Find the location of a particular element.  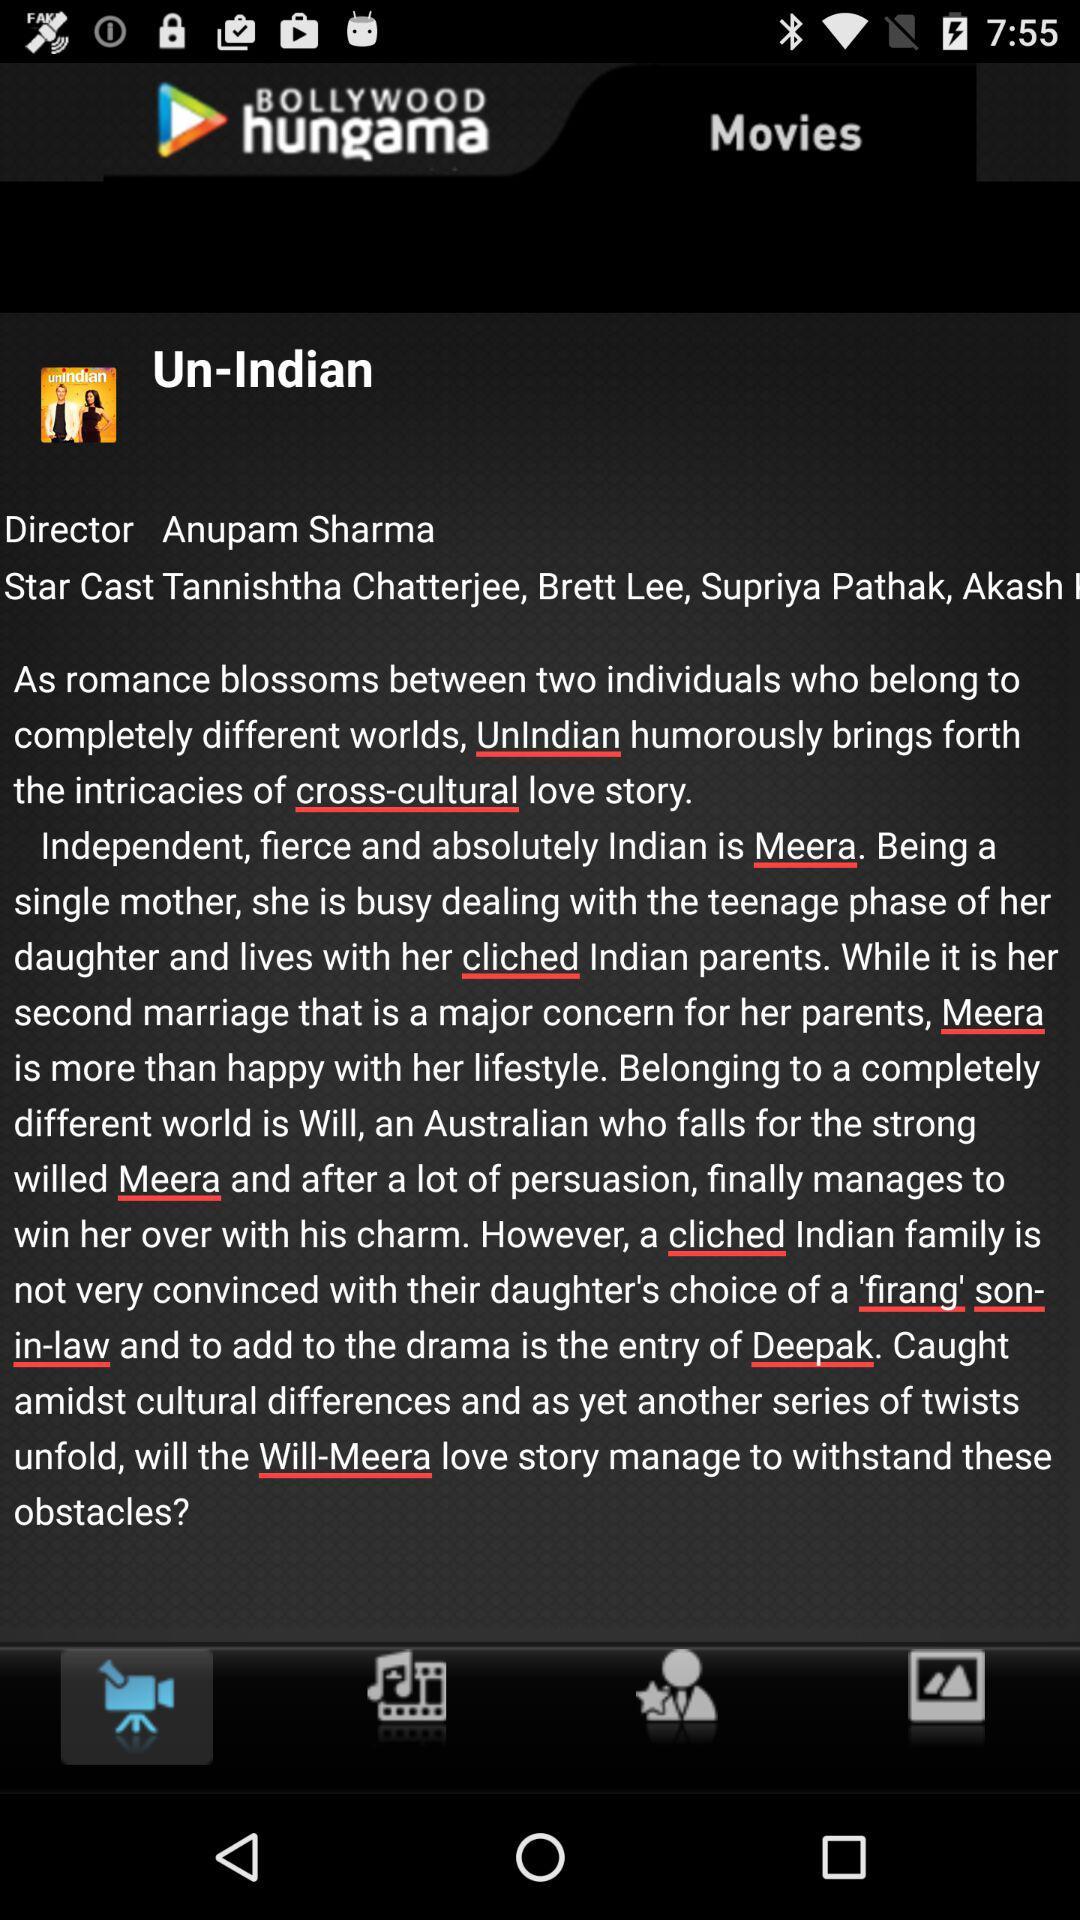

video option is located at coordinates (135, 1706).